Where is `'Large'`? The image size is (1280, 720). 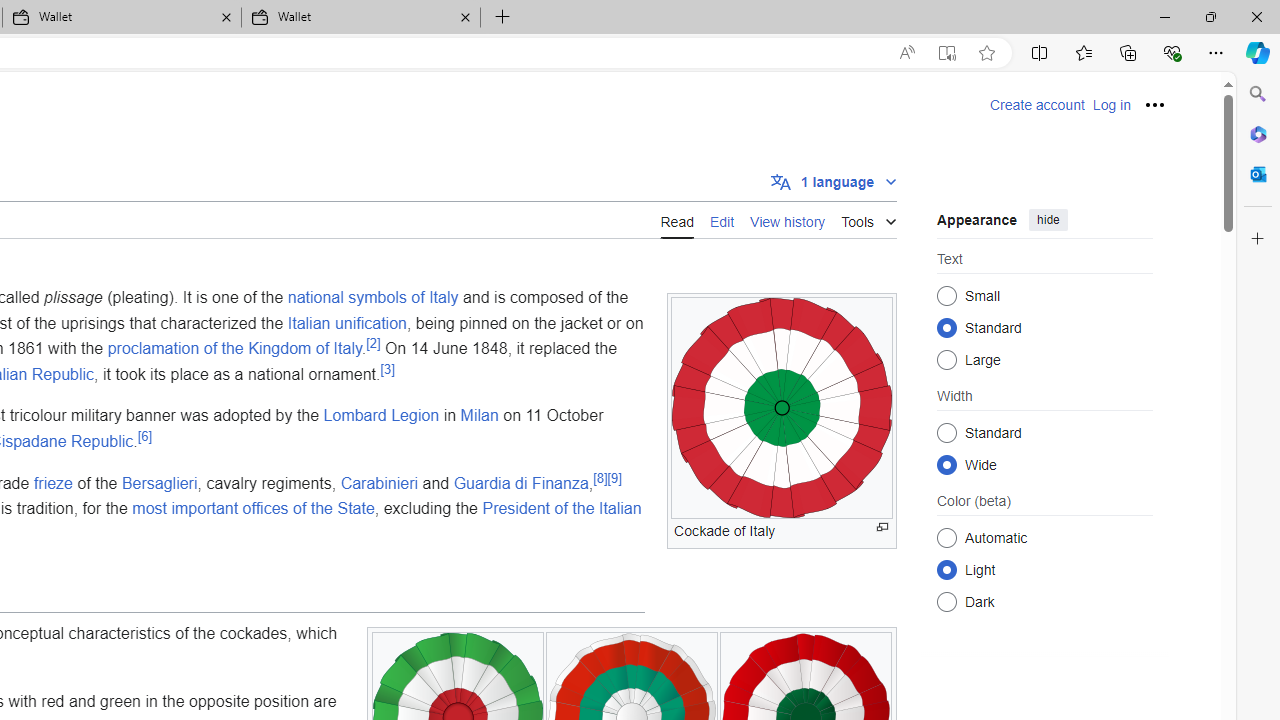
'Large' is located at coordinates (946, 358).